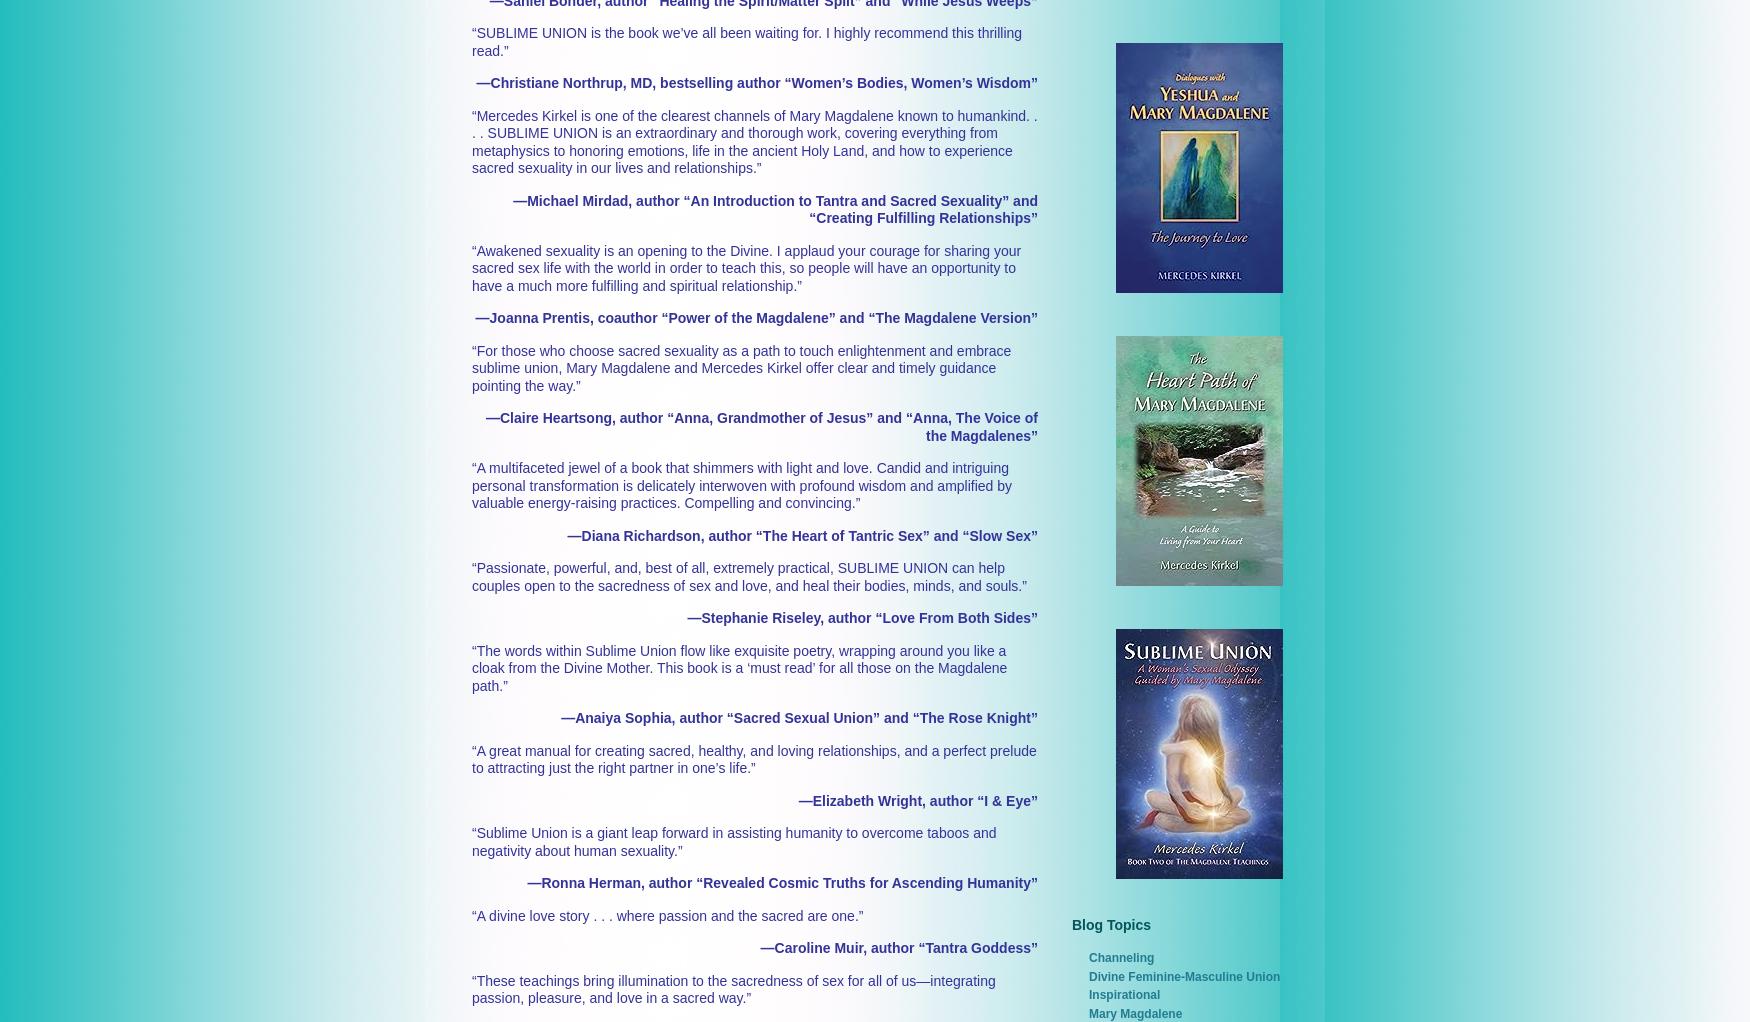 The height and width of the screenshot is (1022, 1750). What do you see at coordinates (1124, 995) in the screenshot?
I see `'Inspirational'` at bounding box center [1124, 995].